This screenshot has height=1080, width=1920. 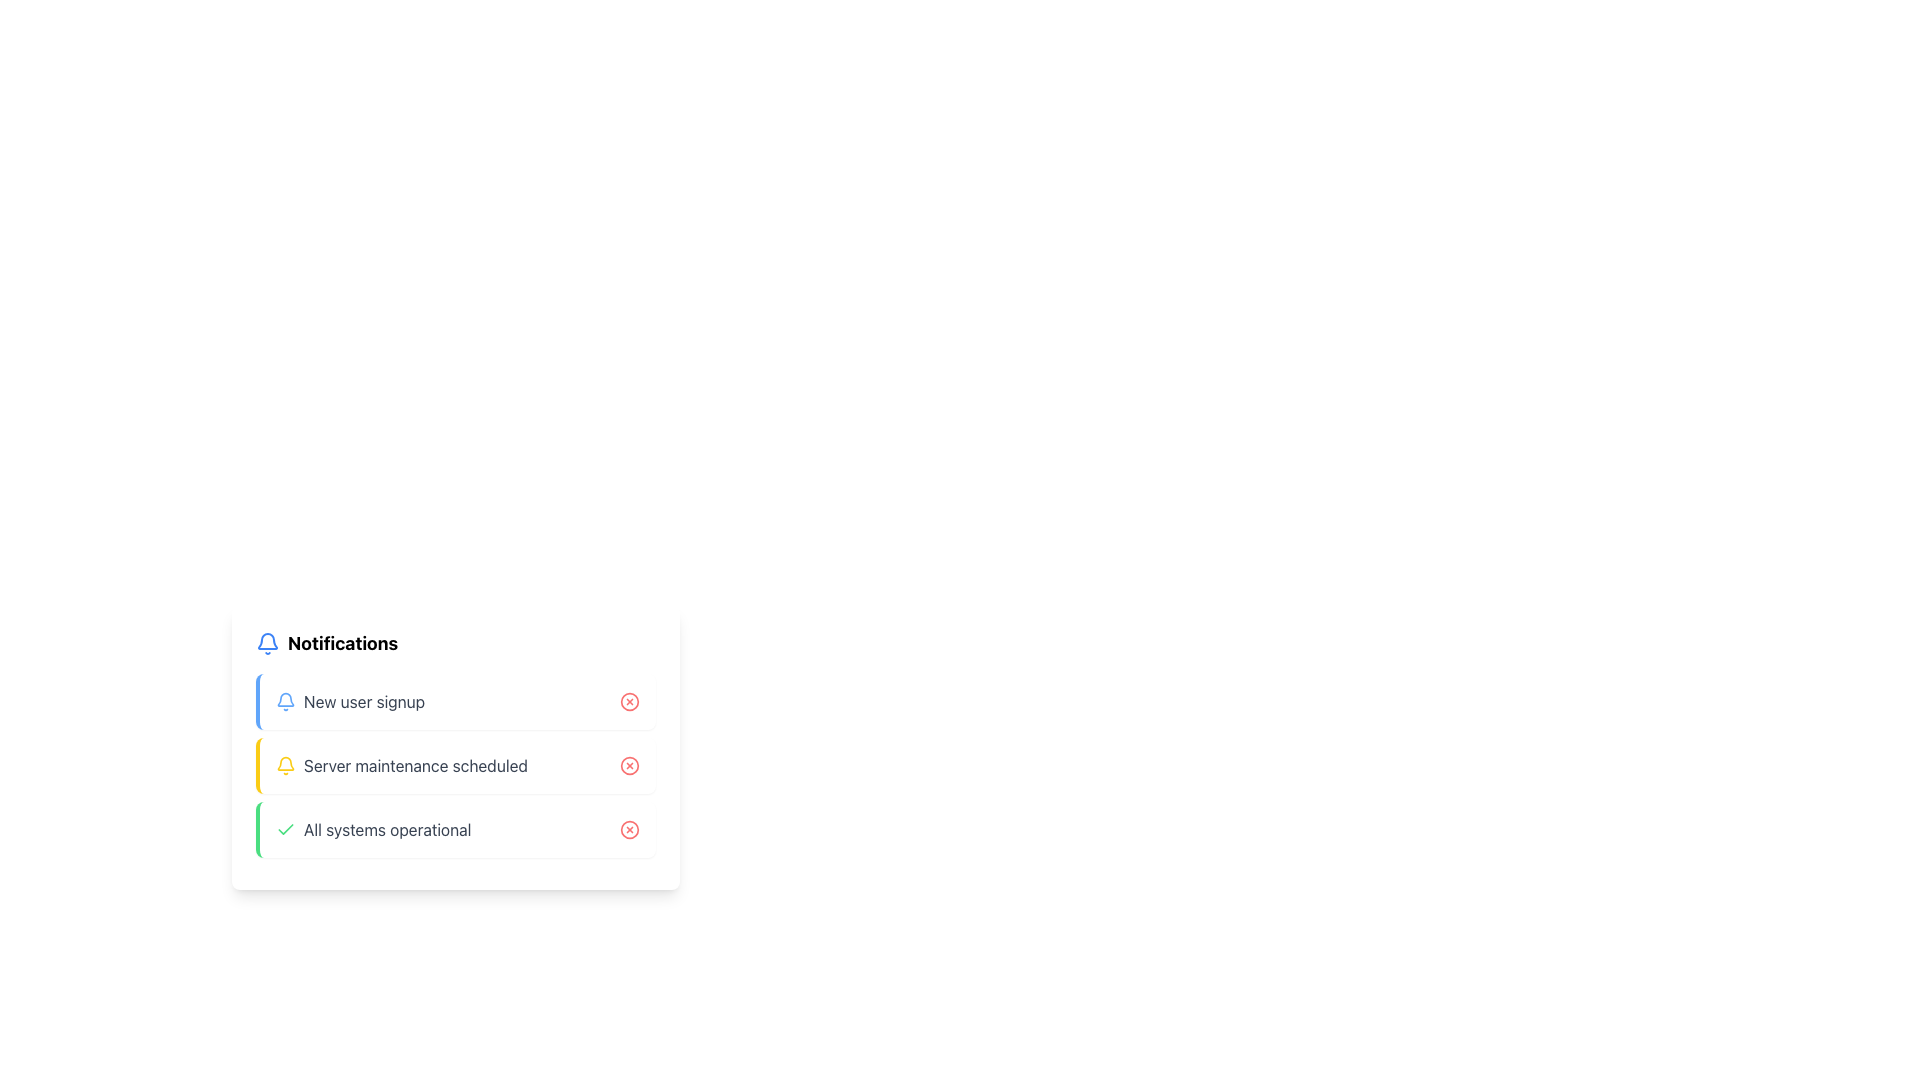 I want to click on the circular SVG element located next to the 'New user signup' notification entry, so click(x=628, y=701).